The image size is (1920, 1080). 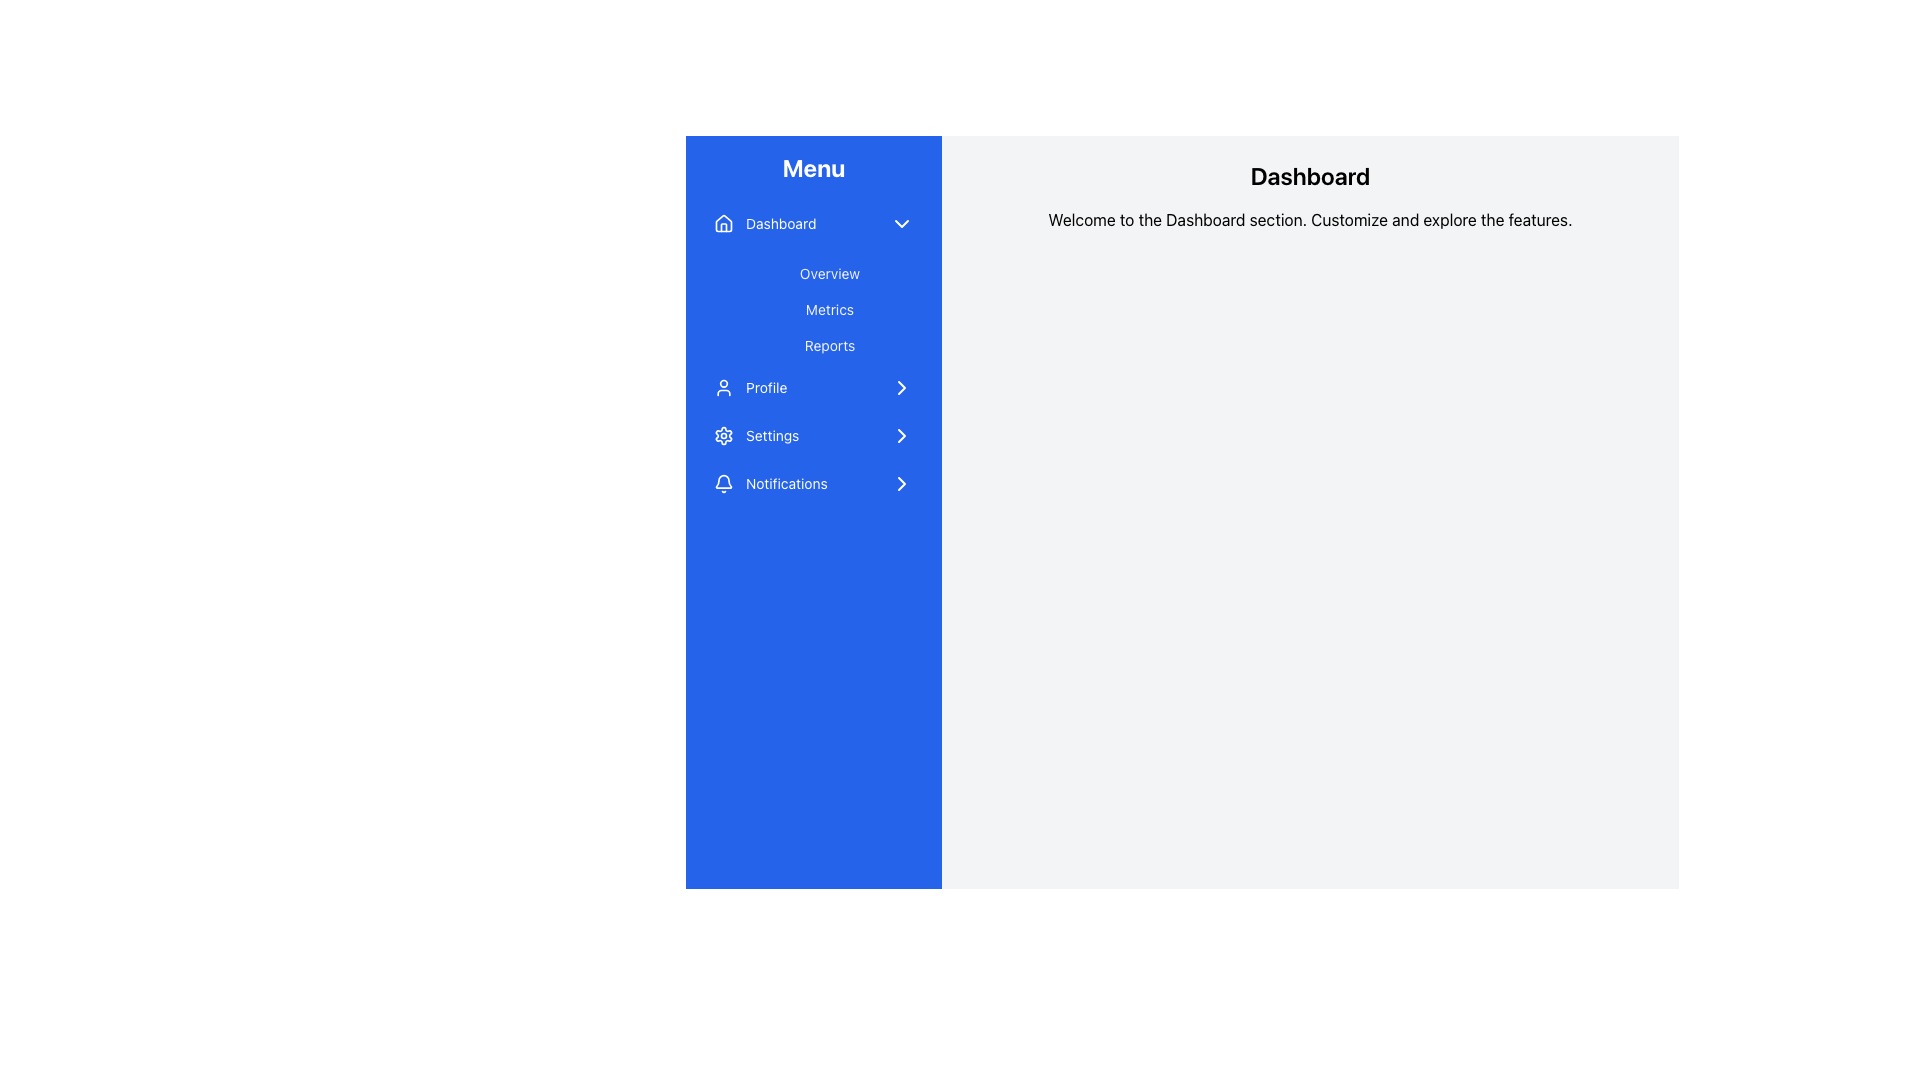 What do you see at coordinates (830, 273) in the screenshot?
I see `the 'Overview' button located in the vertical menu on the left side, which is the first button under the 'Dashboard' section, to change its background and text color` at bounding box center [830, 273].